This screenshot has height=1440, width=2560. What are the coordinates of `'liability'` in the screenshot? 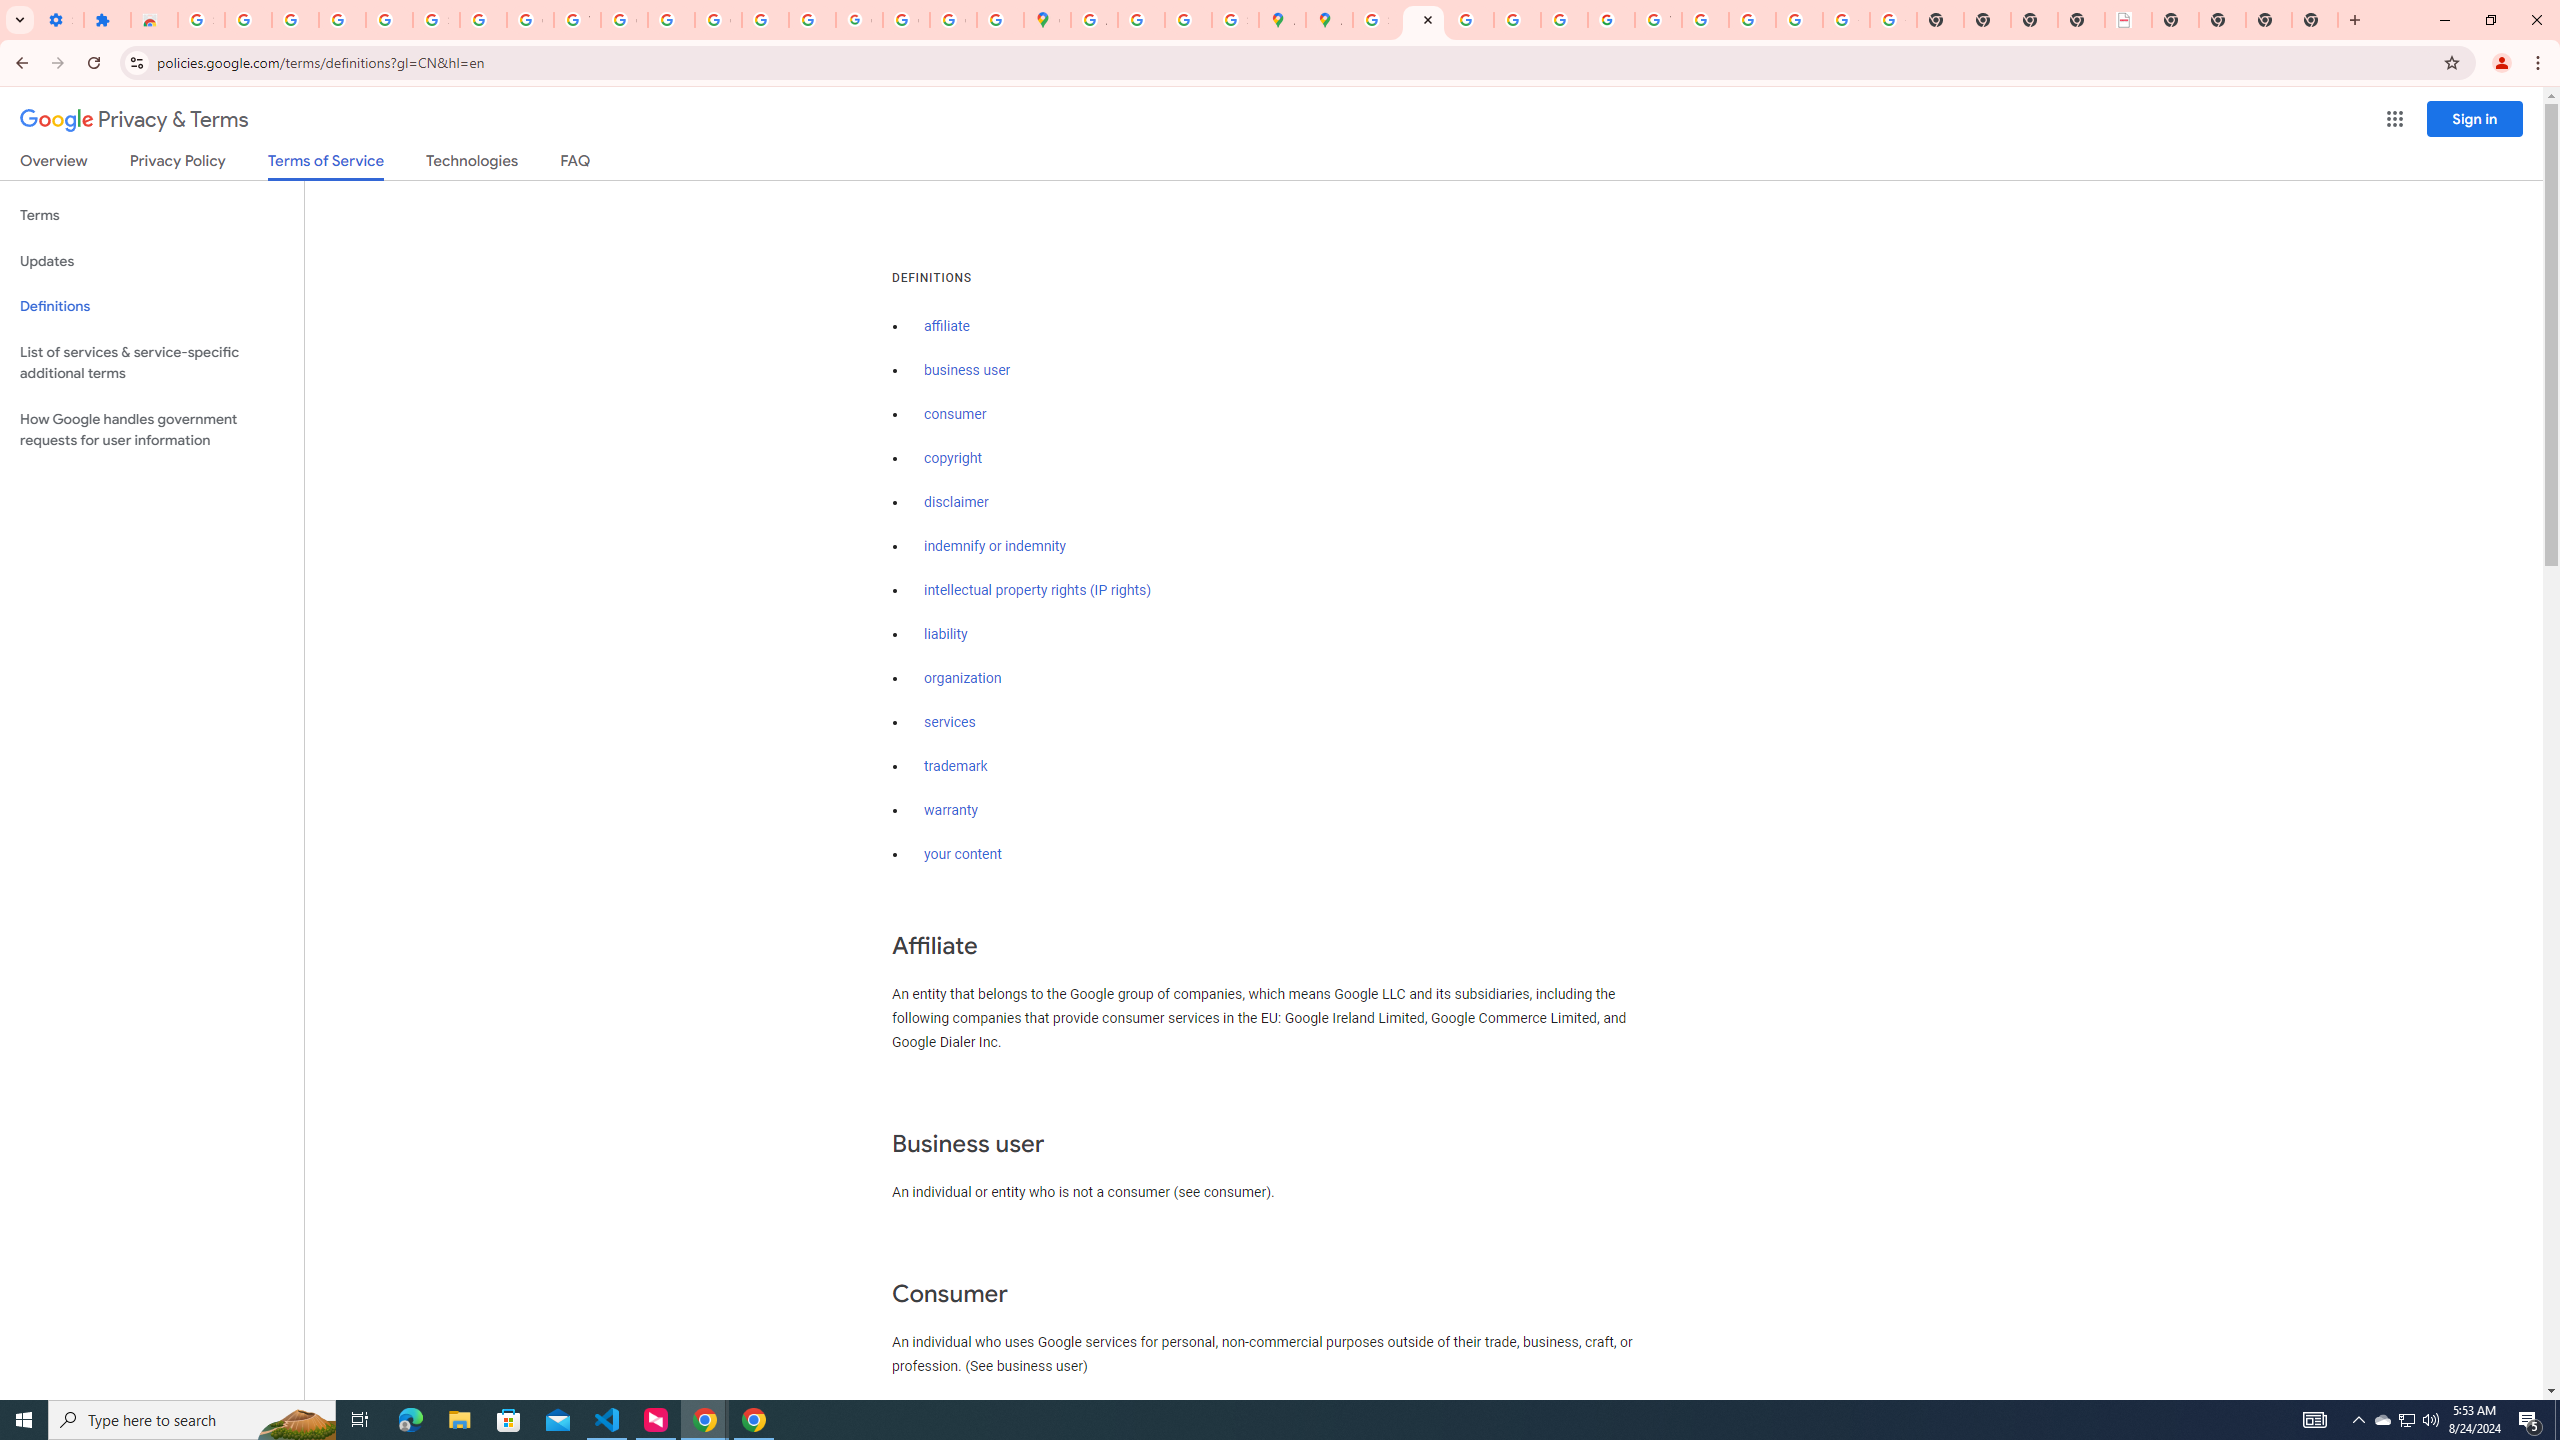 It's located at (945, 635).